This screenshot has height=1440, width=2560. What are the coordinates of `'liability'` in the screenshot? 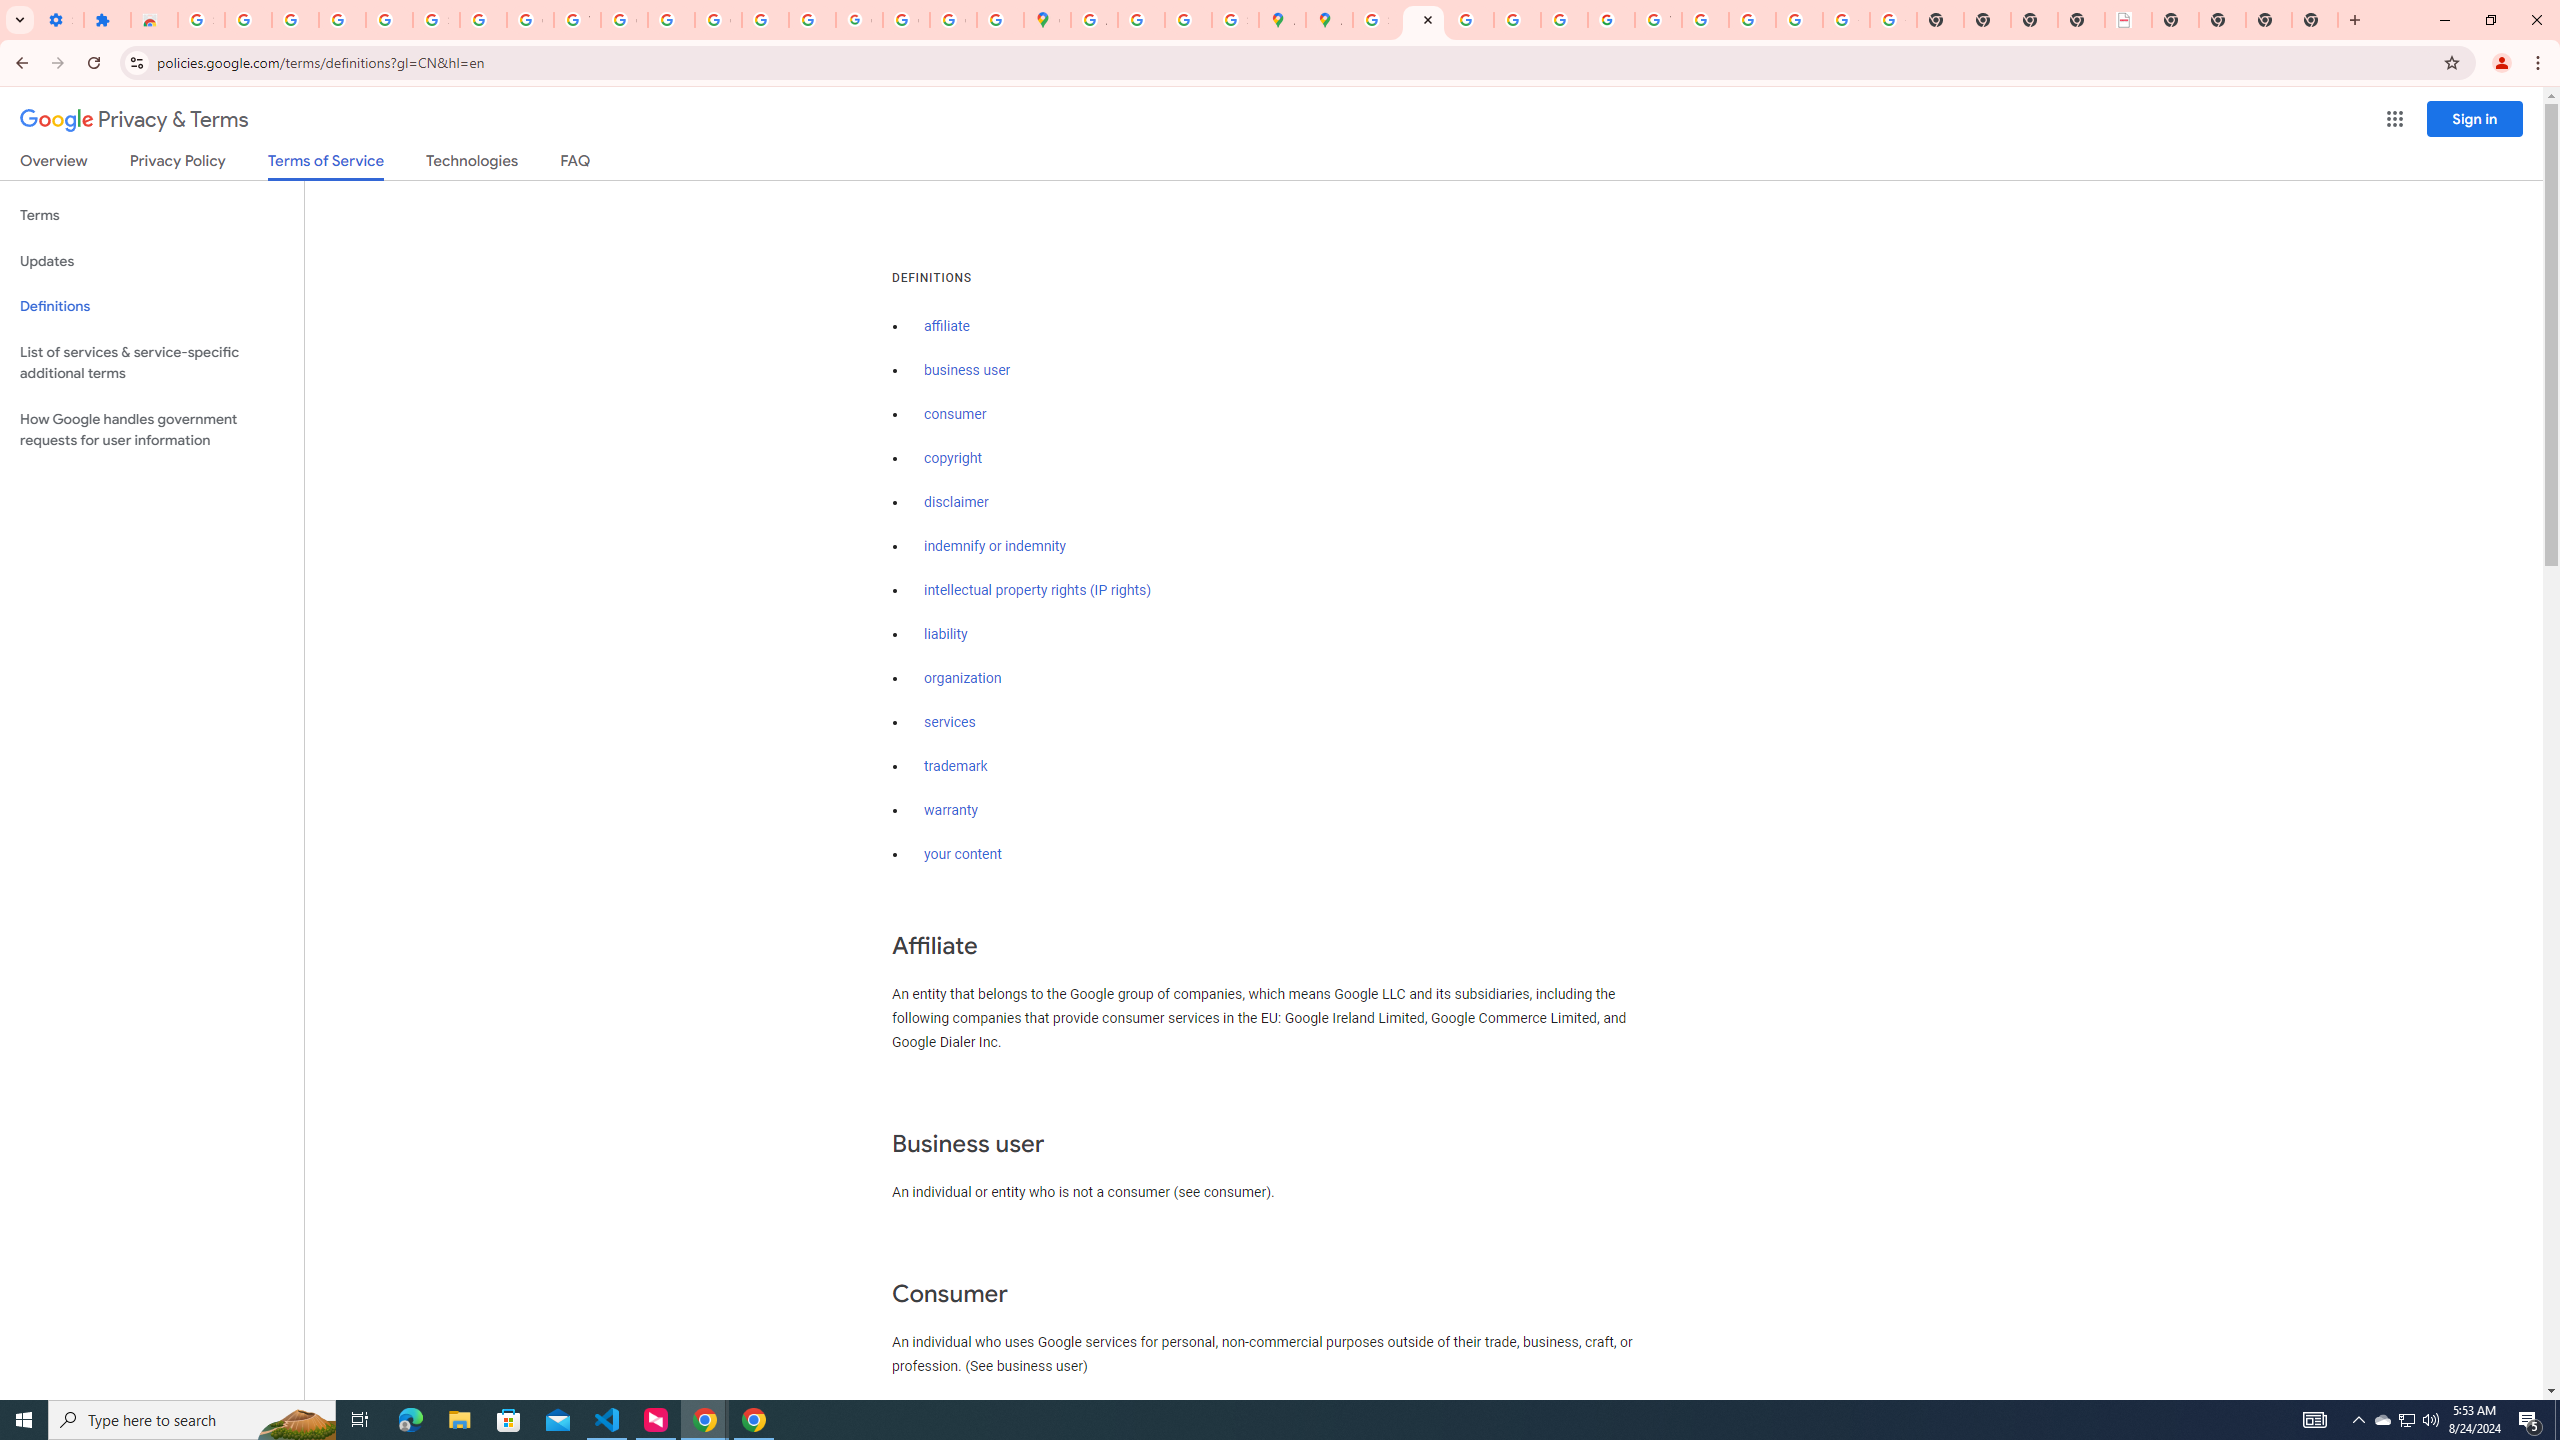 It's located at (945, 635).